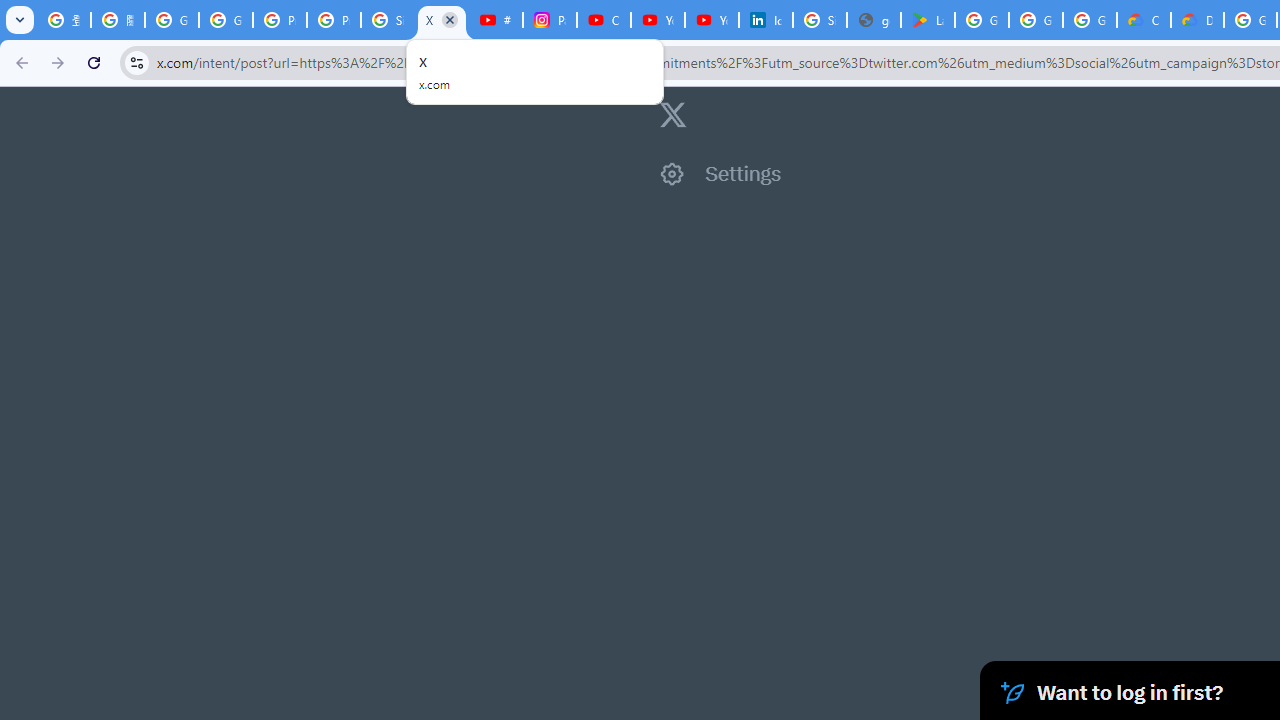 The image size is (1280, 720). I want to click on 'Customer Care | Google Cloud', so click(1144, 20).